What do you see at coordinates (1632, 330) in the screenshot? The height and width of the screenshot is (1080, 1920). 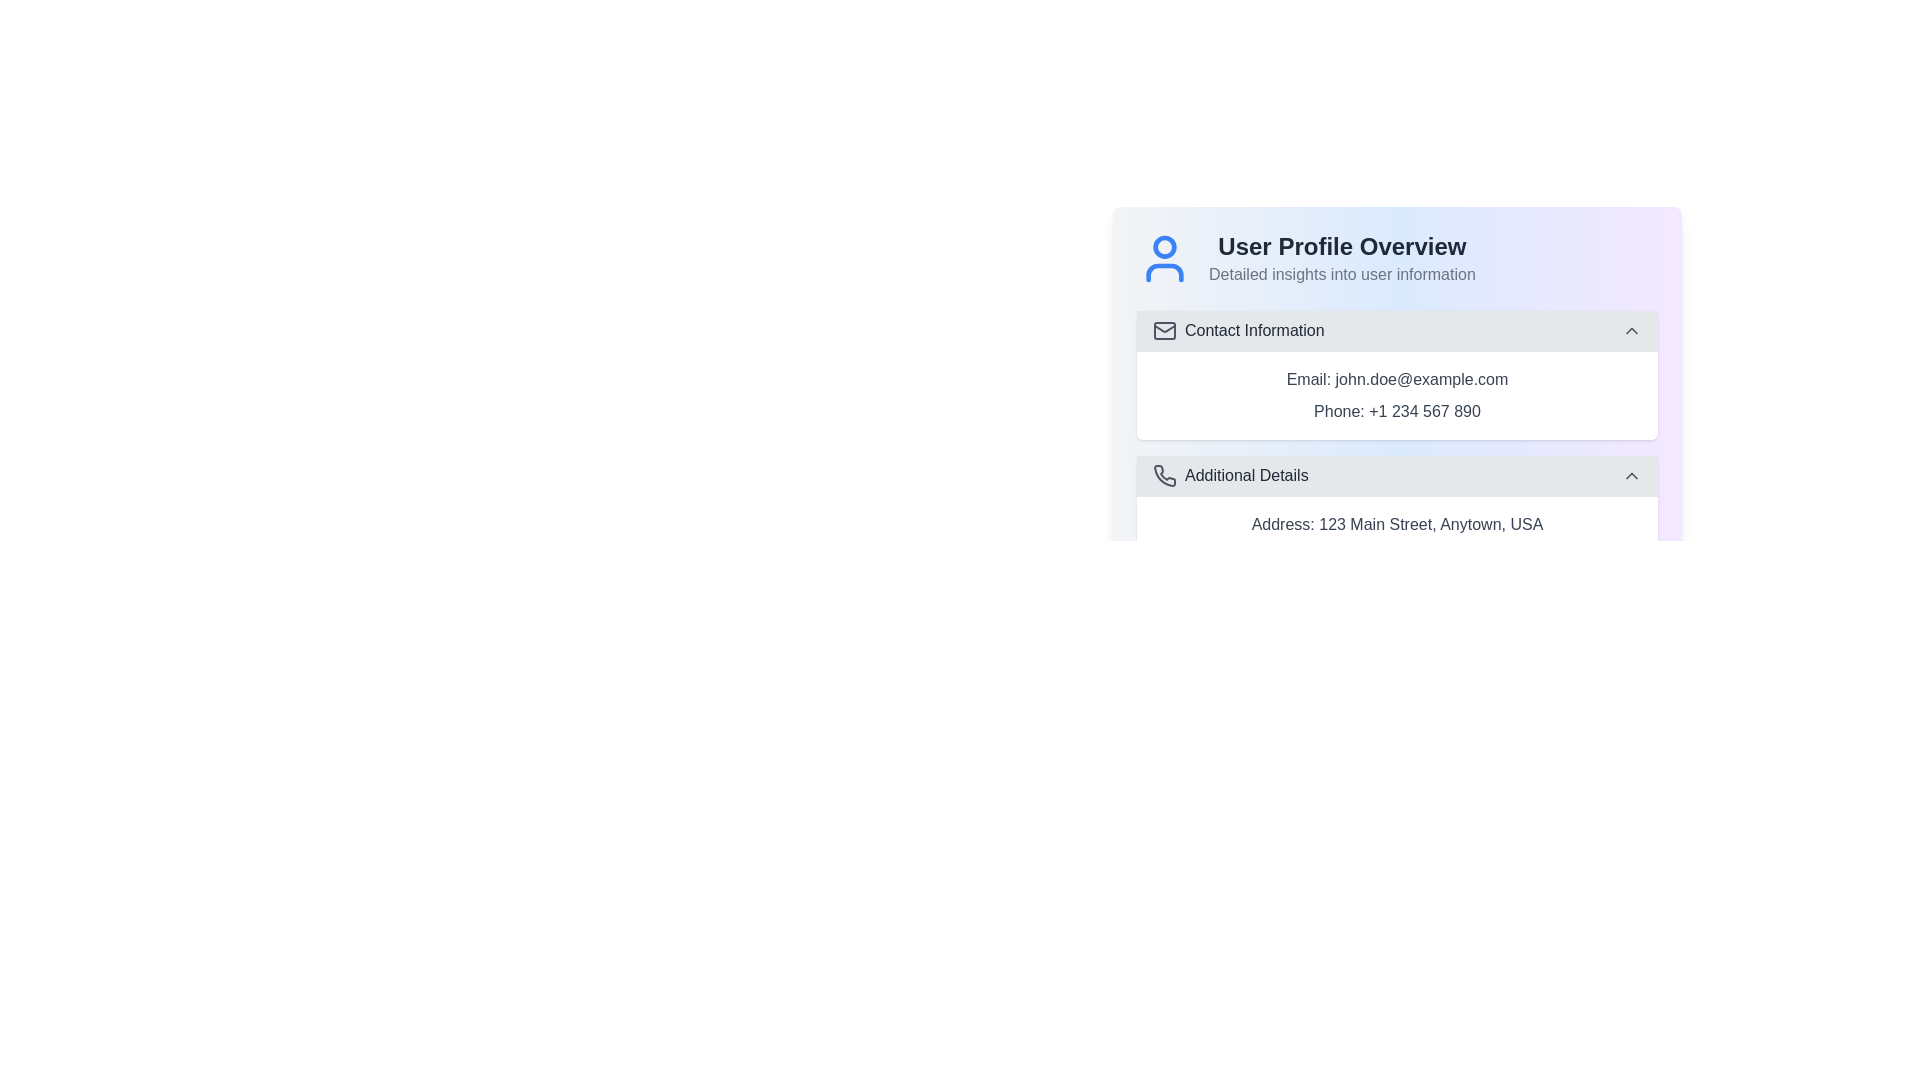 I see `the chevron-shaped Toggle icon pointing upwards located in the 'Contact Information' section` at bounding box center [1632, 330].